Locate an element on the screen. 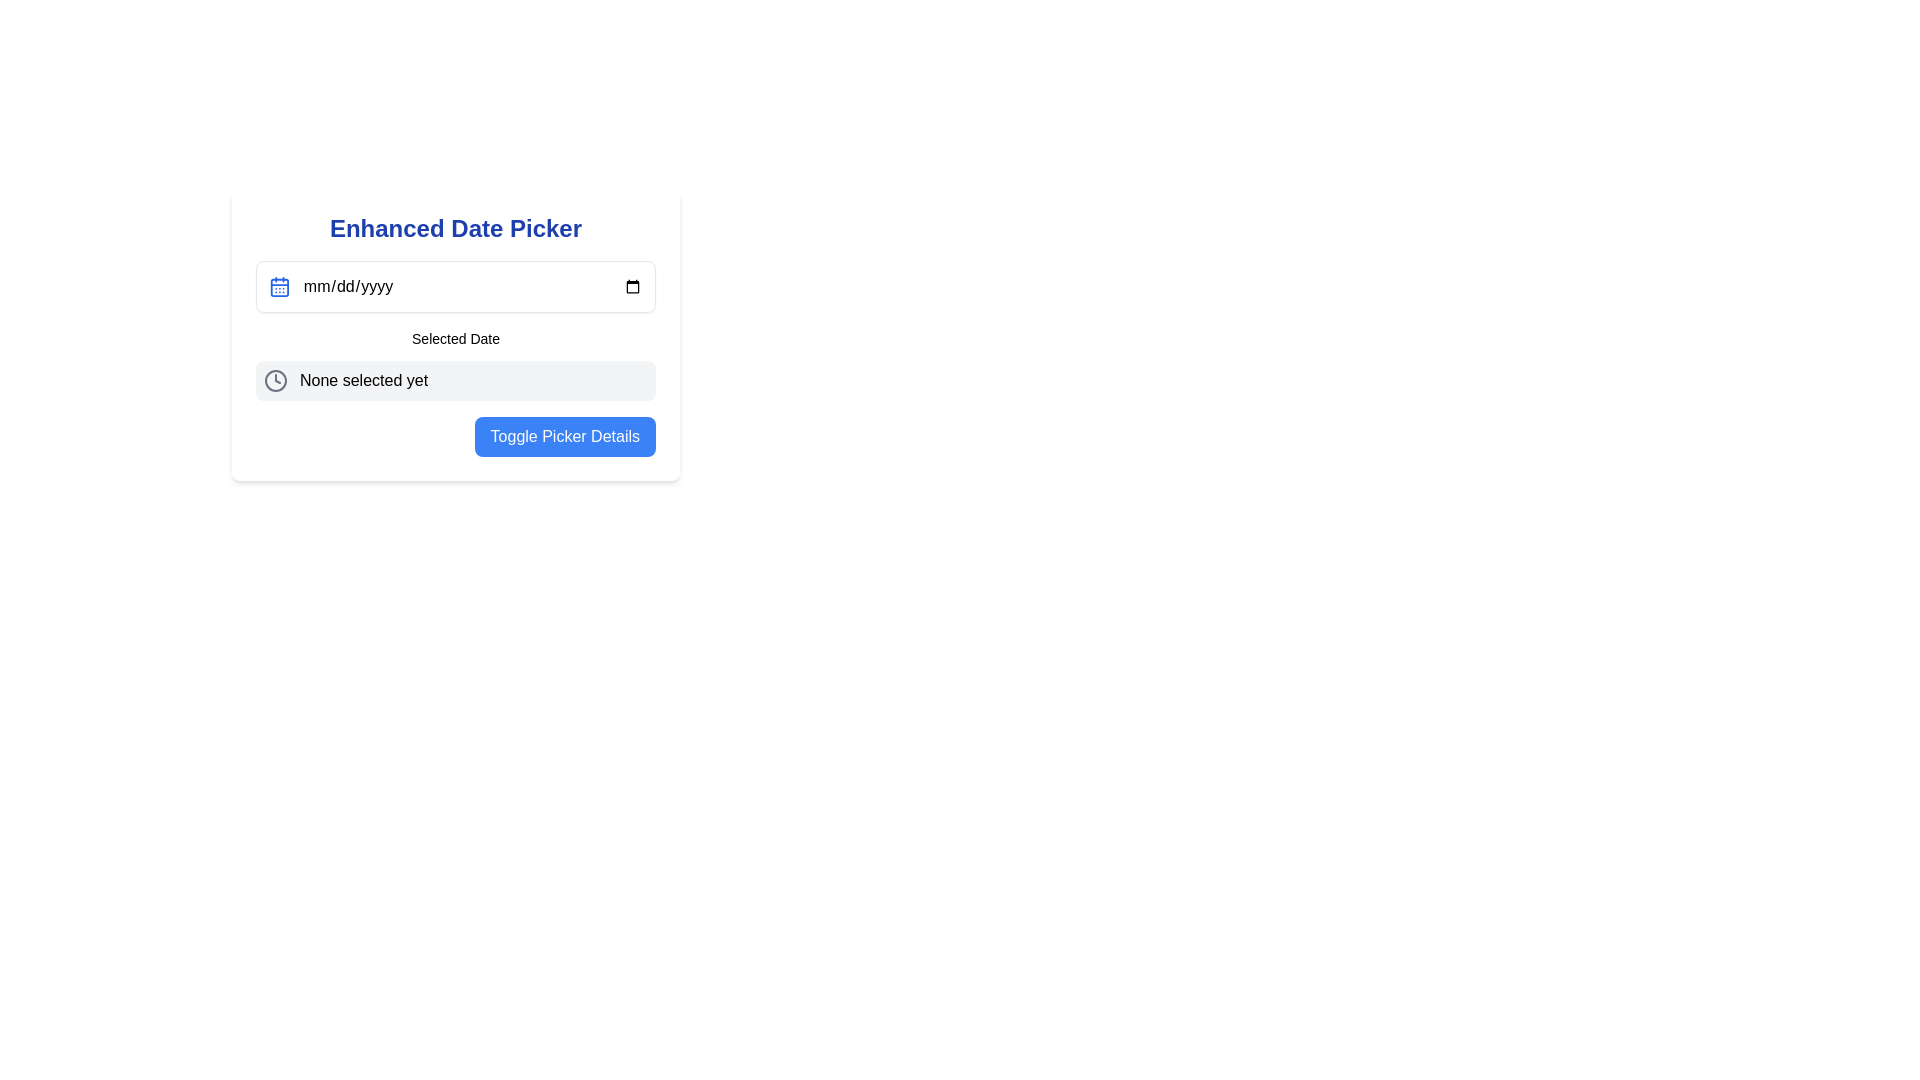  the label element that serves as a heading for the date input and selection module, which displays the text 'Selected Date' is located at coordinates (455, 338).